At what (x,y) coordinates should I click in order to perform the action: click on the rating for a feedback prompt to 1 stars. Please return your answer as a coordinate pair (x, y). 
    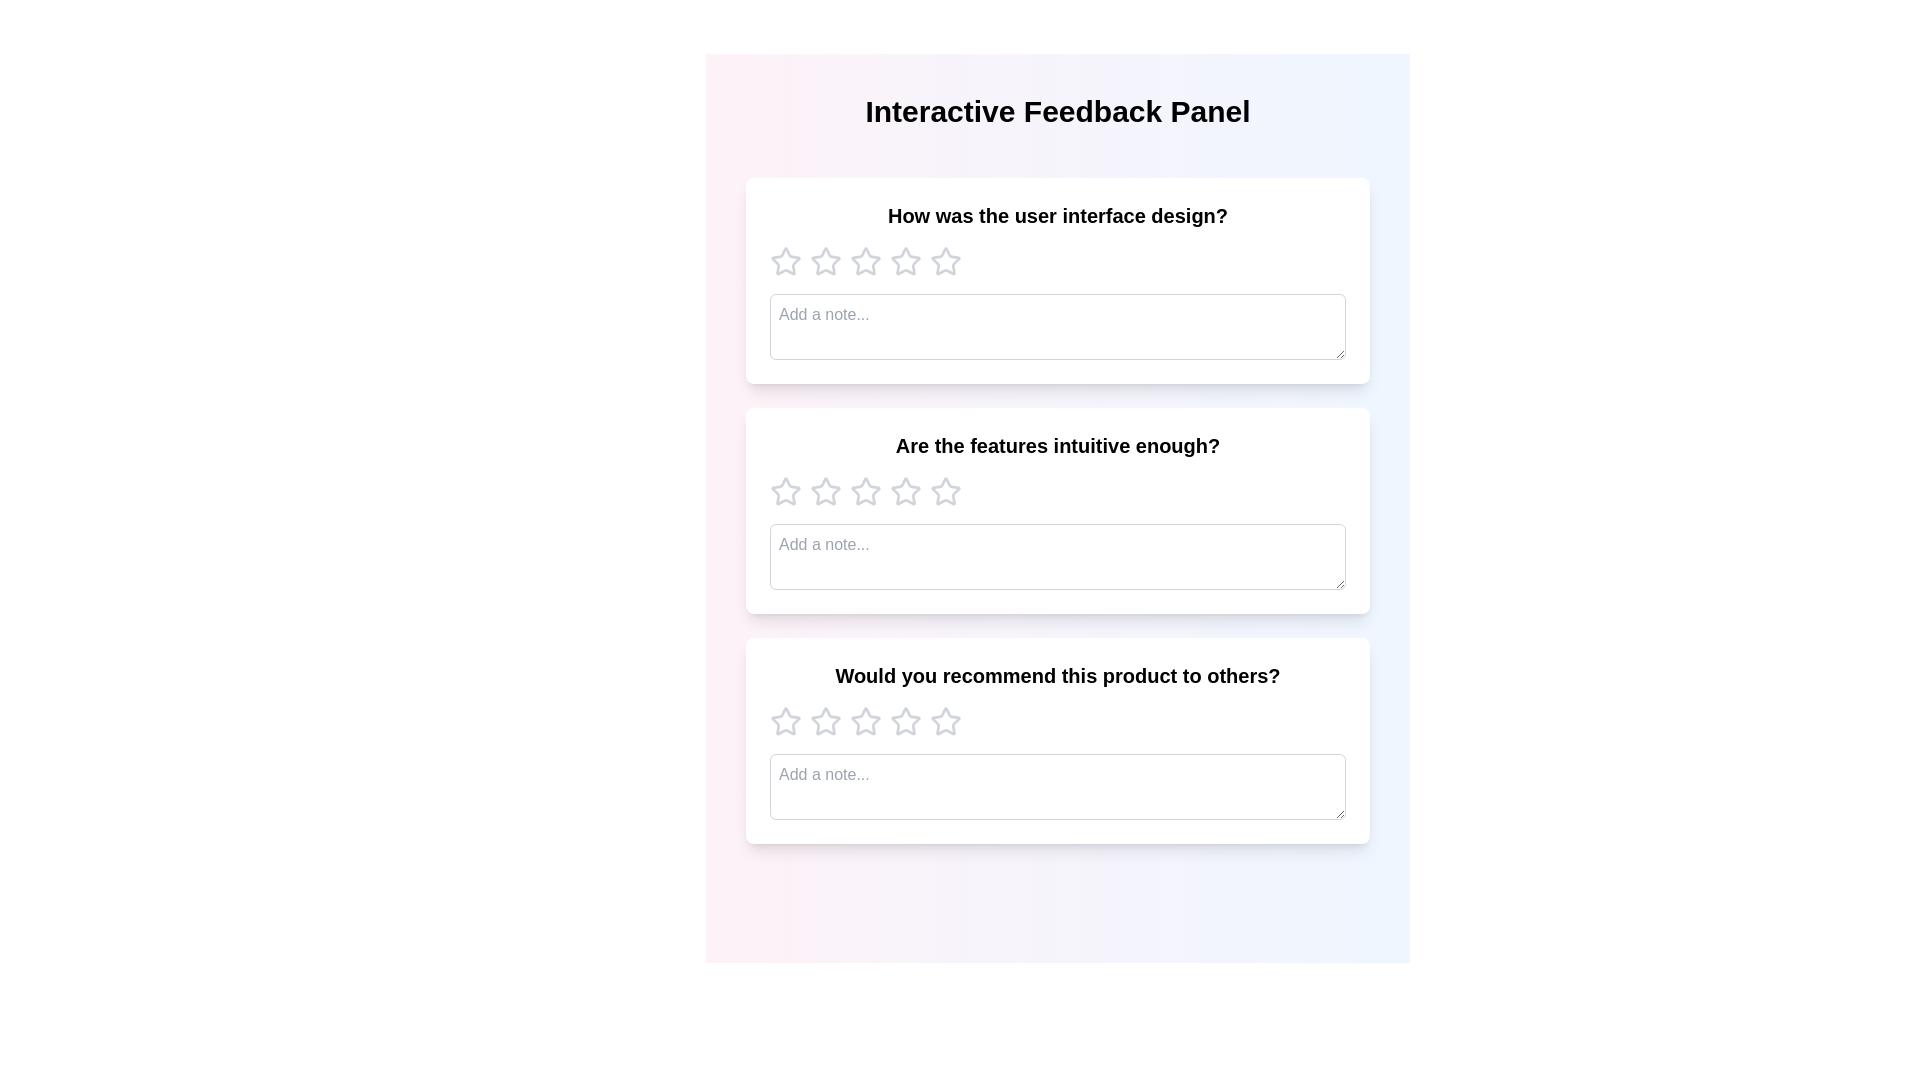
    Looking at the image, I should click on (785, 261).